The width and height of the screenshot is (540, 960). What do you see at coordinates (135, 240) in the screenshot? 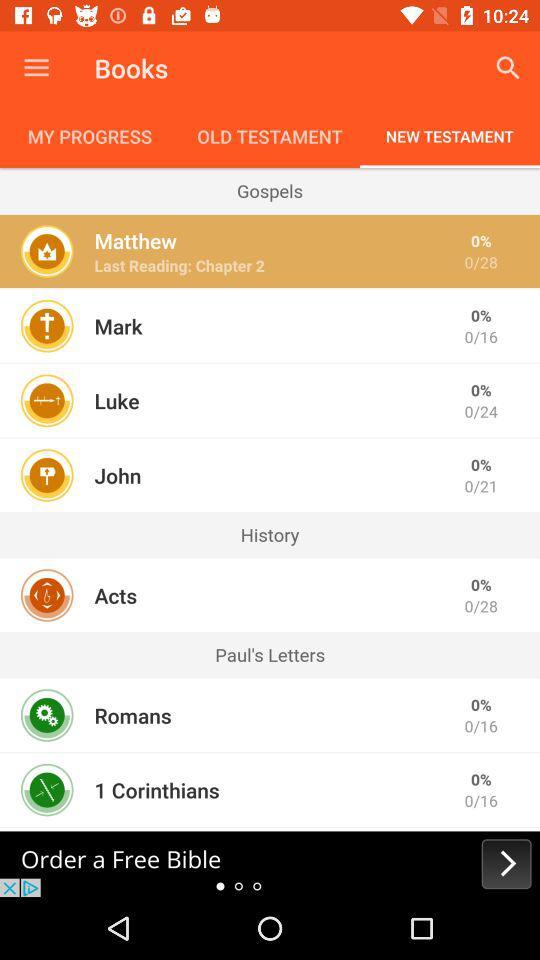
I see `the icon to the left of 0/28 item` at bounding box center [135, 240].